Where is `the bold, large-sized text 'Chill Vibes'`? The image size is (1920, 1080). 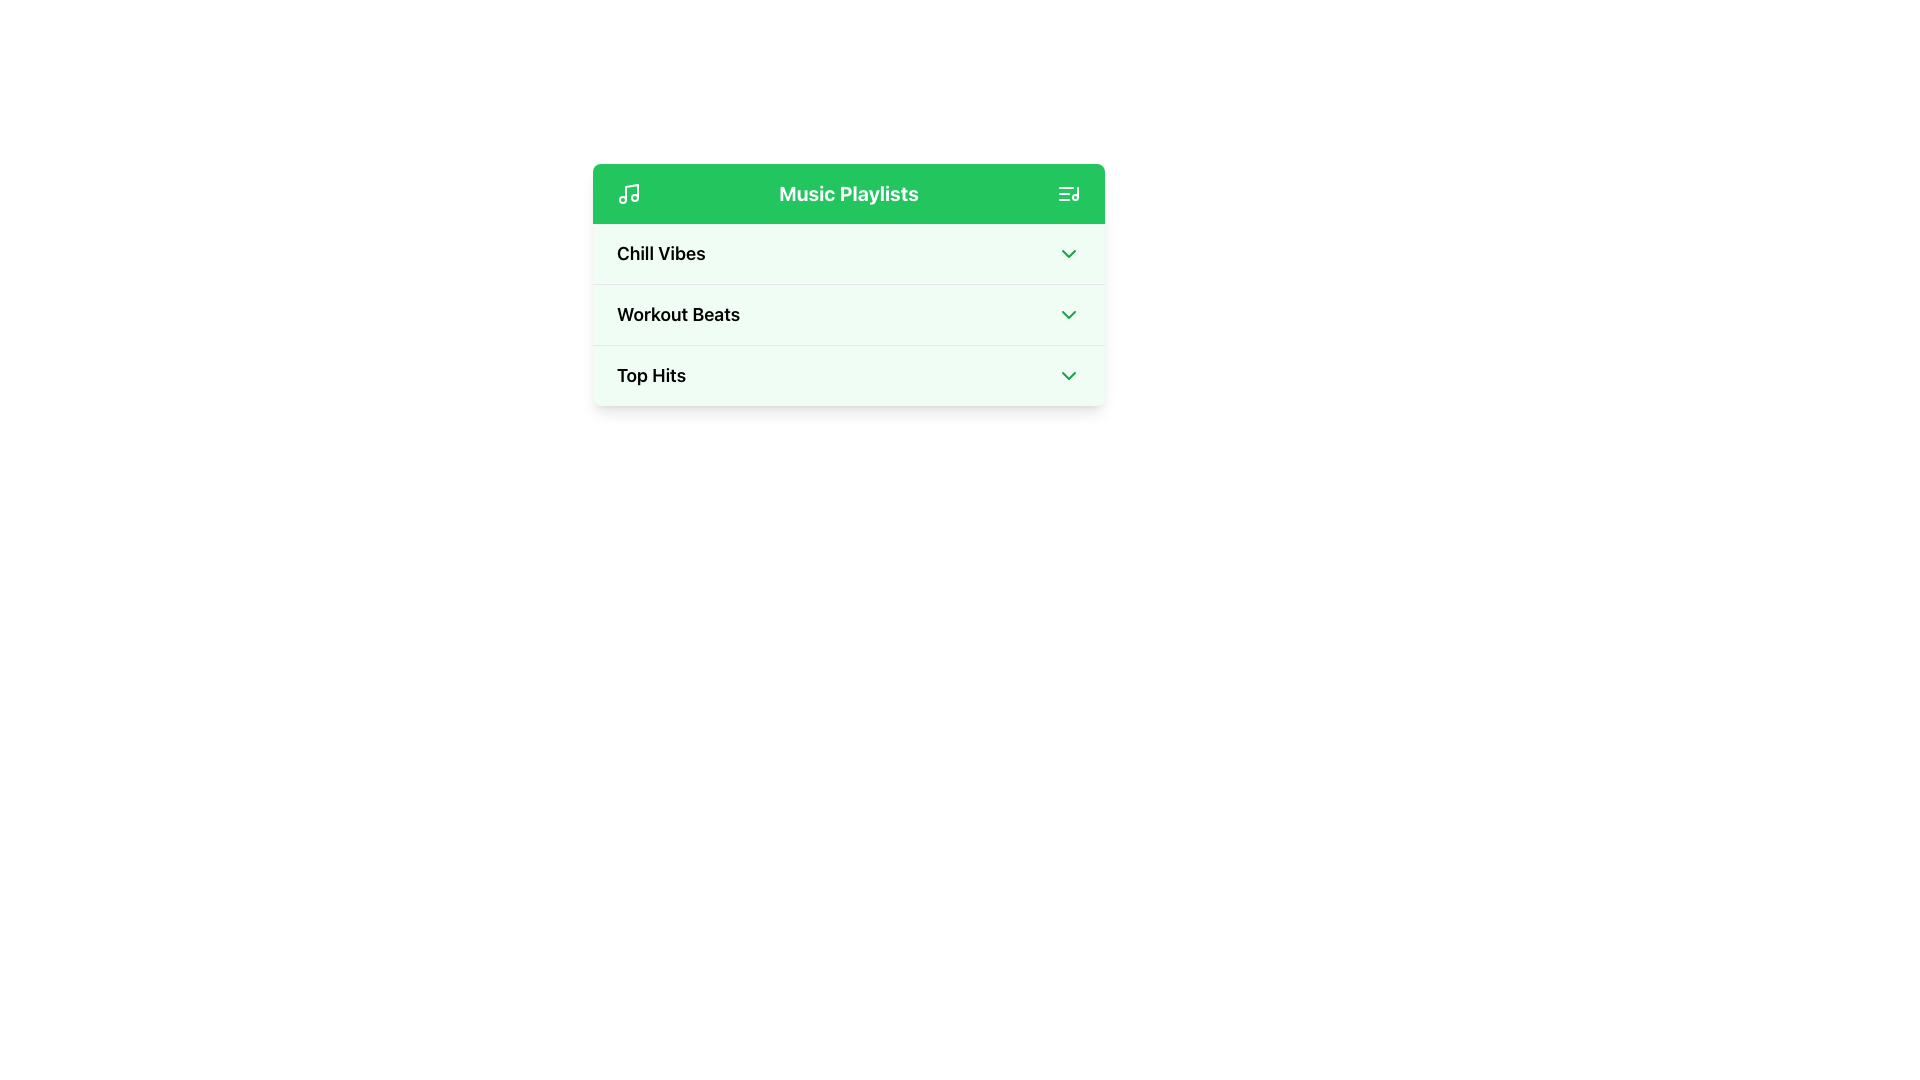 the bold, large-sized text 'Chill Vibes' is located at coordinates (661, 253).